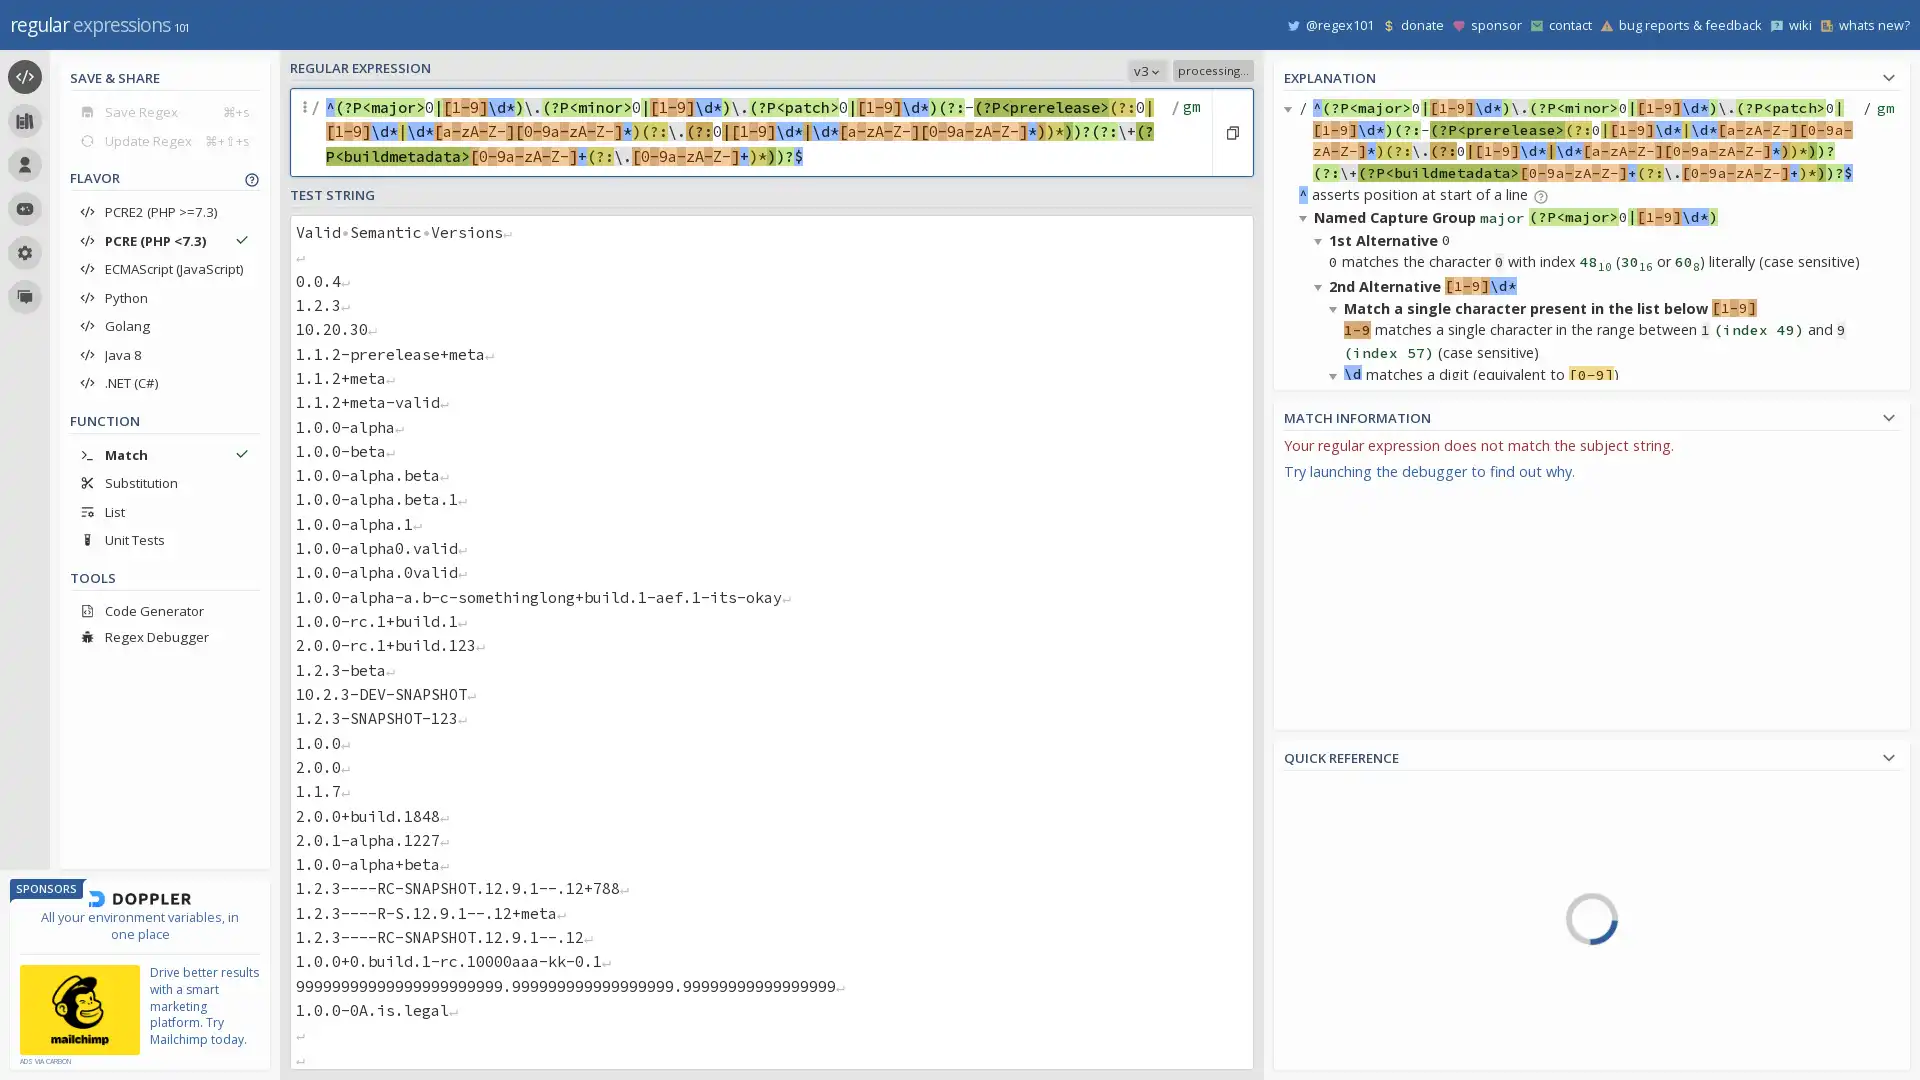 Image resolution: width=1920 pixels, height=1080 pixels. I want to click on Match 1, so click(1337, 459).